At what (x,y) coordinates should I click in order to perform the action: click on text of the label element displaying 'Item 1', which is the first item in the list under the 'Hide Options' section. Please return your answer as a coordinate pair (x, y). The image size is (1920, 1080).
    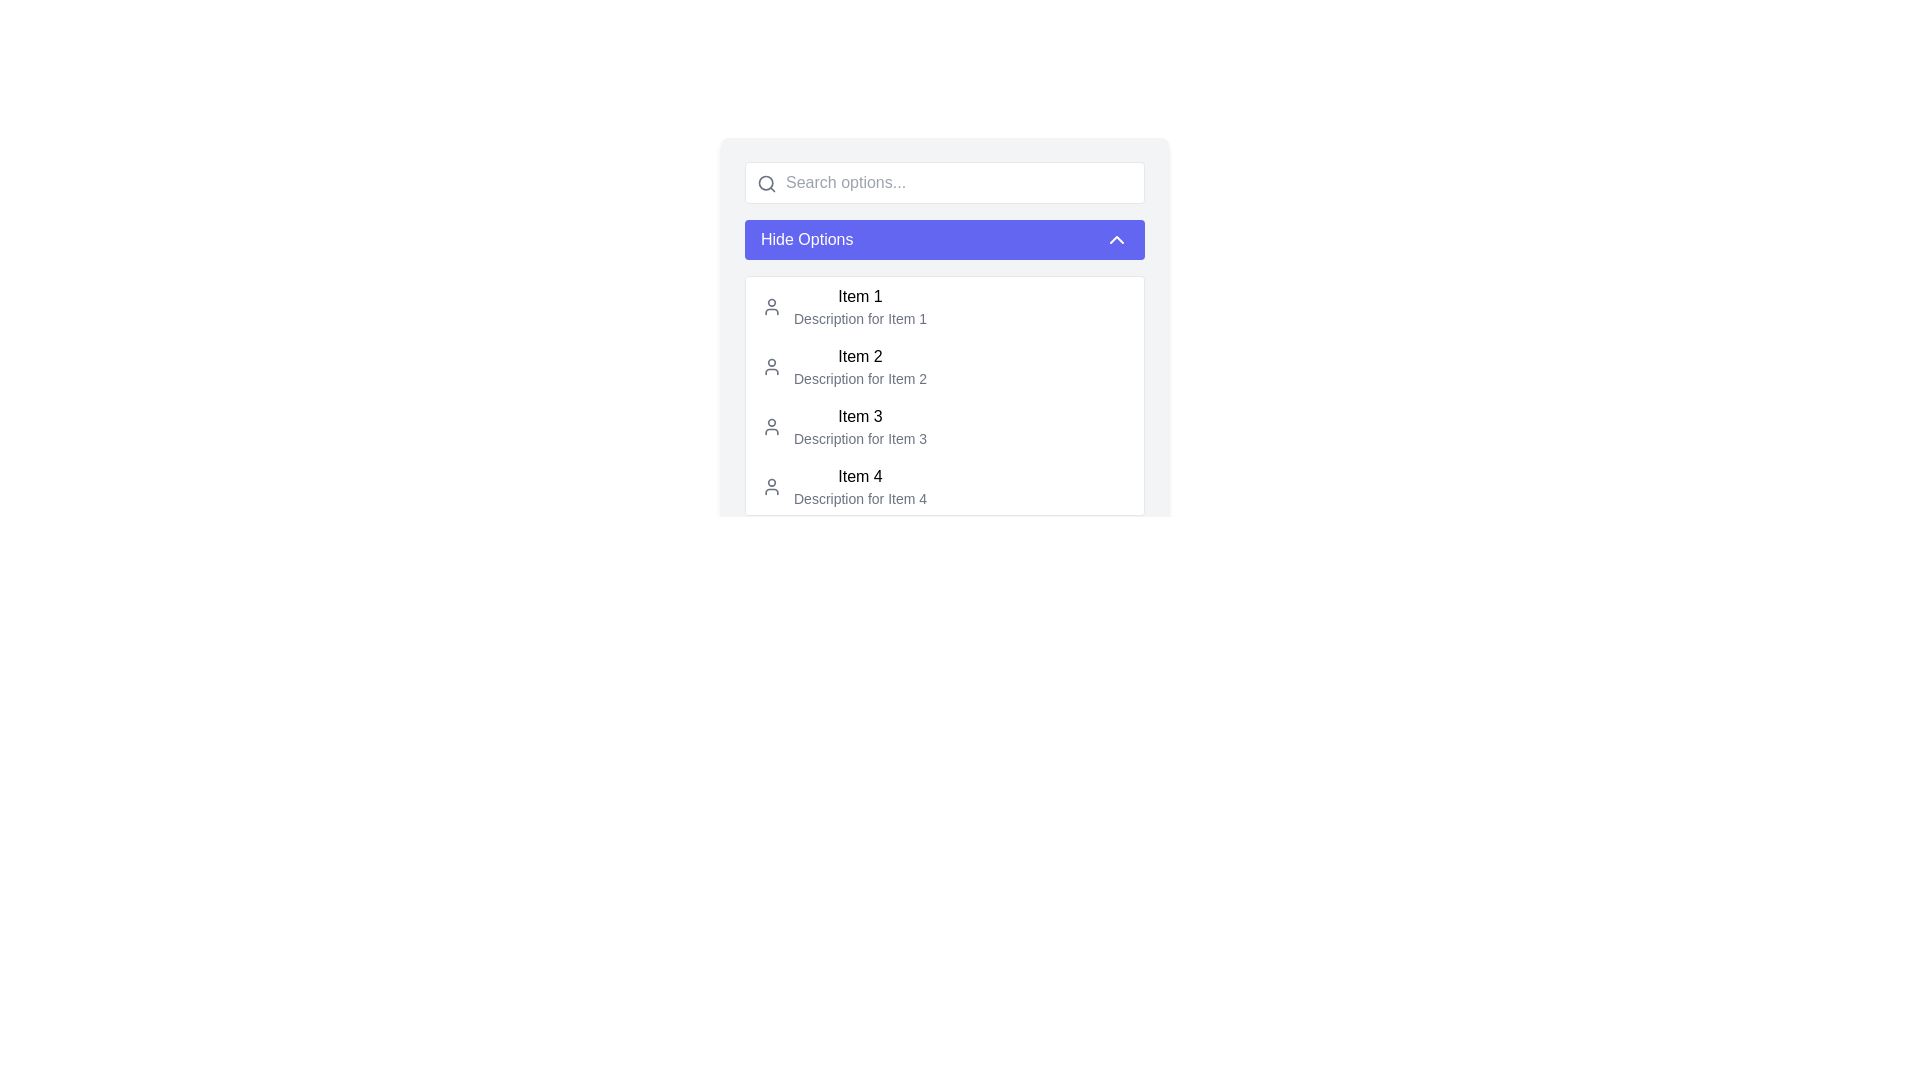
    Looking at the image, I should click on (860, 297).